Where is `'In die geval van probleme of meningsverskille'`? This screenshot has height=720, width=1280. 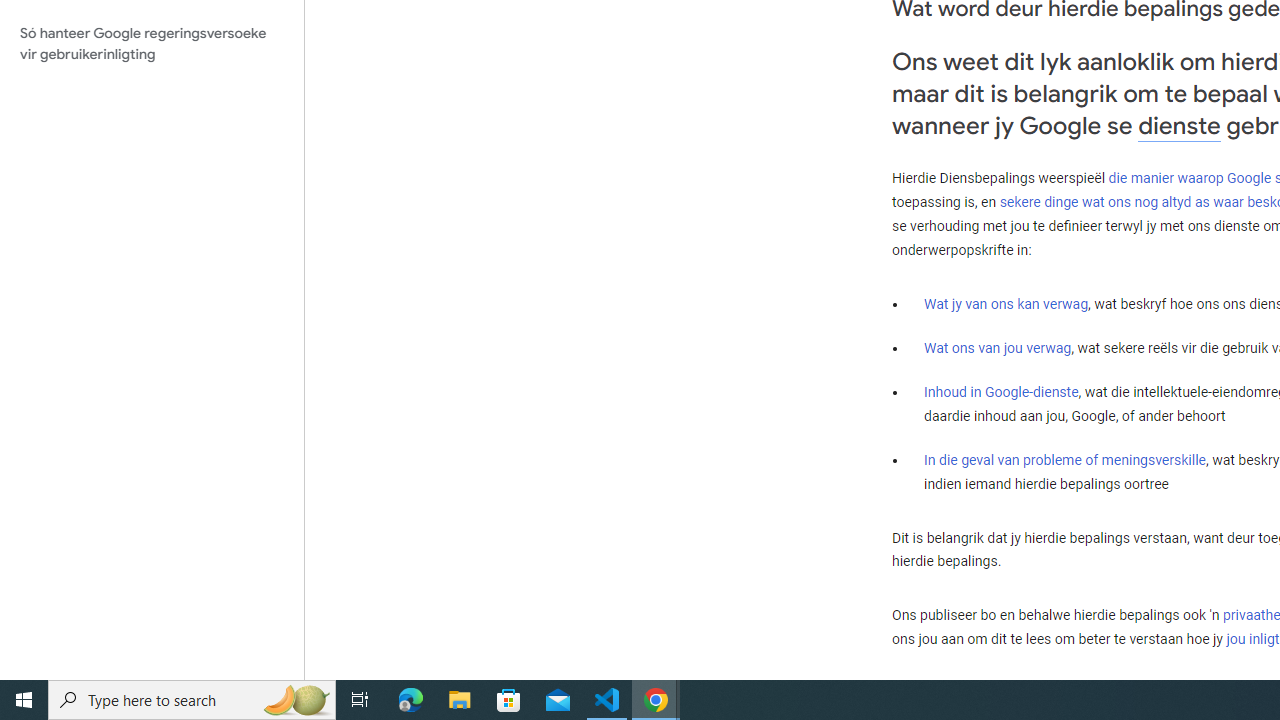
'In die geval van probleme of meningsverskille' is located at coordinates (1063, 459).